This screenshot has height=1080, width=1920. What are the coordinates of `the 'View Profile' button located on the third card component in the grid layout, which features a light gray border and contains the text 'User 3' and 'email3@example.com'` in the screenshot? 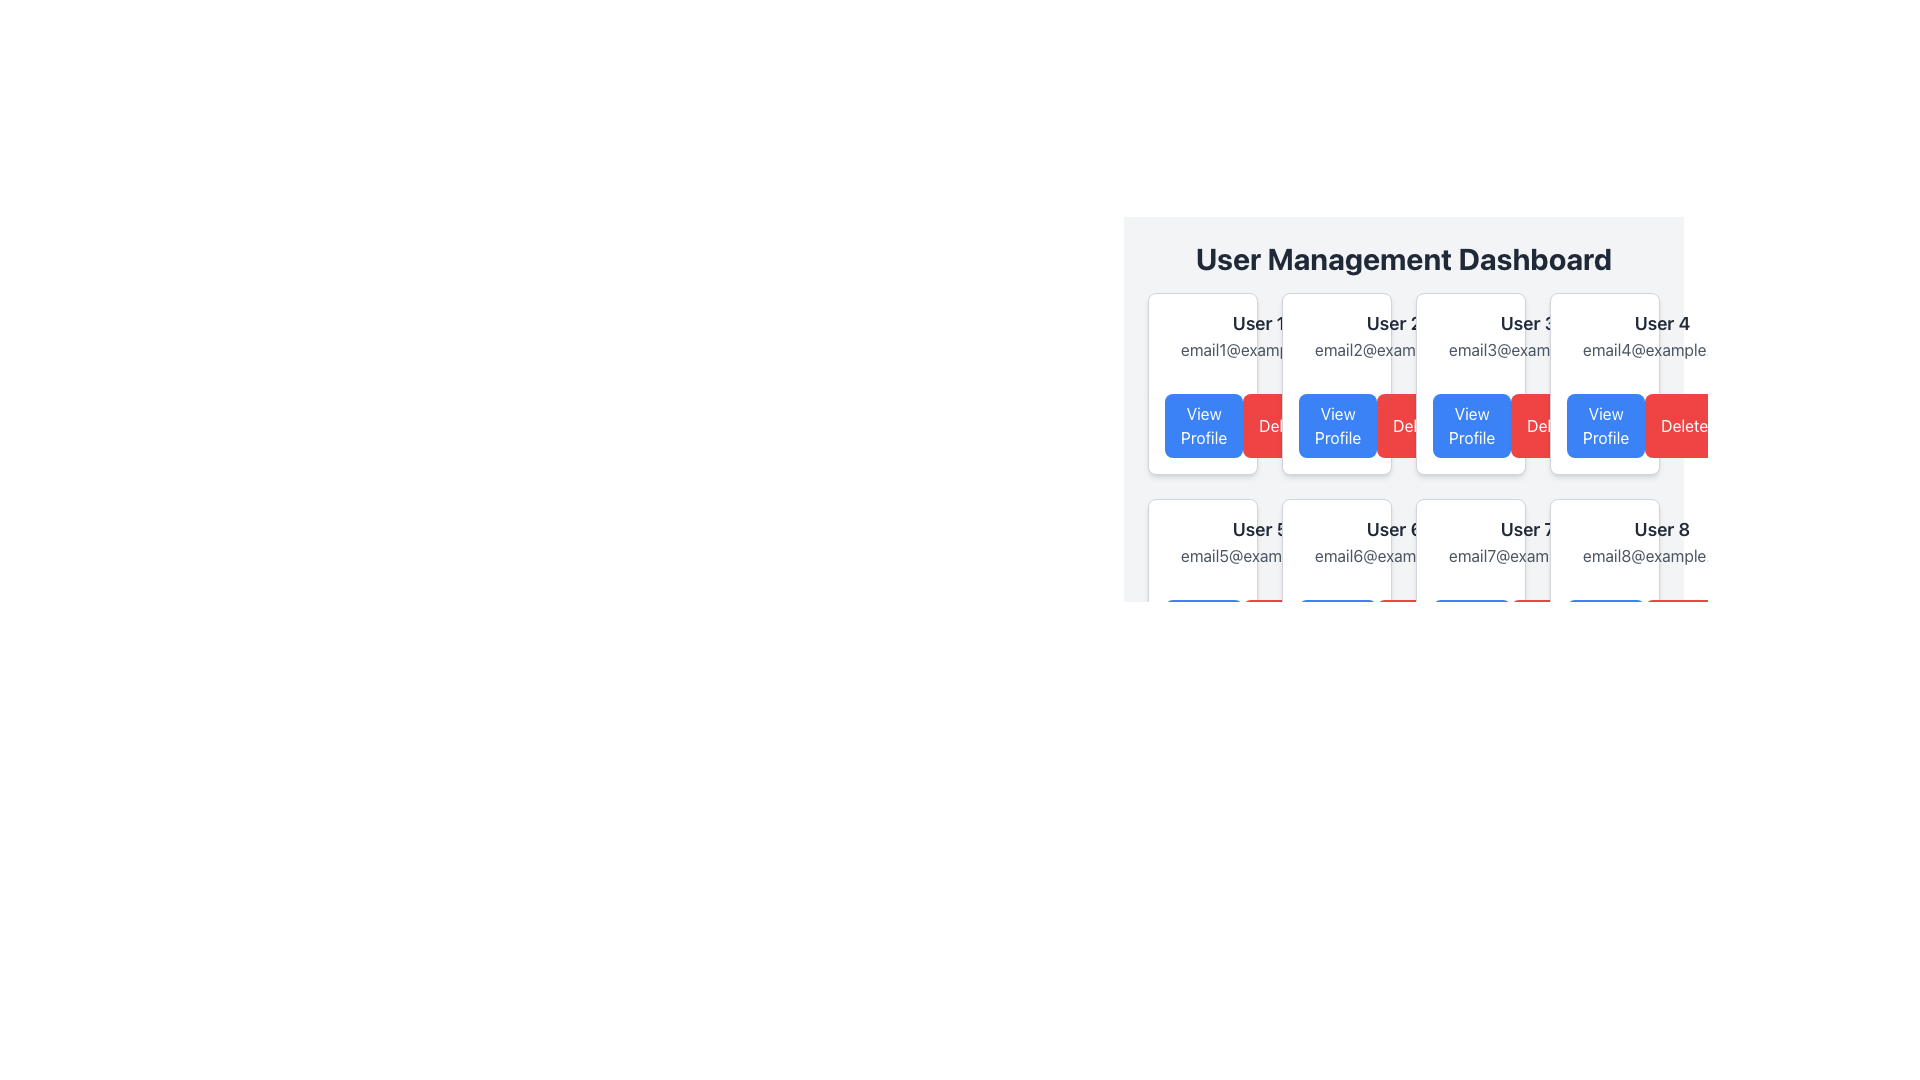 It's located at (1470, 384).